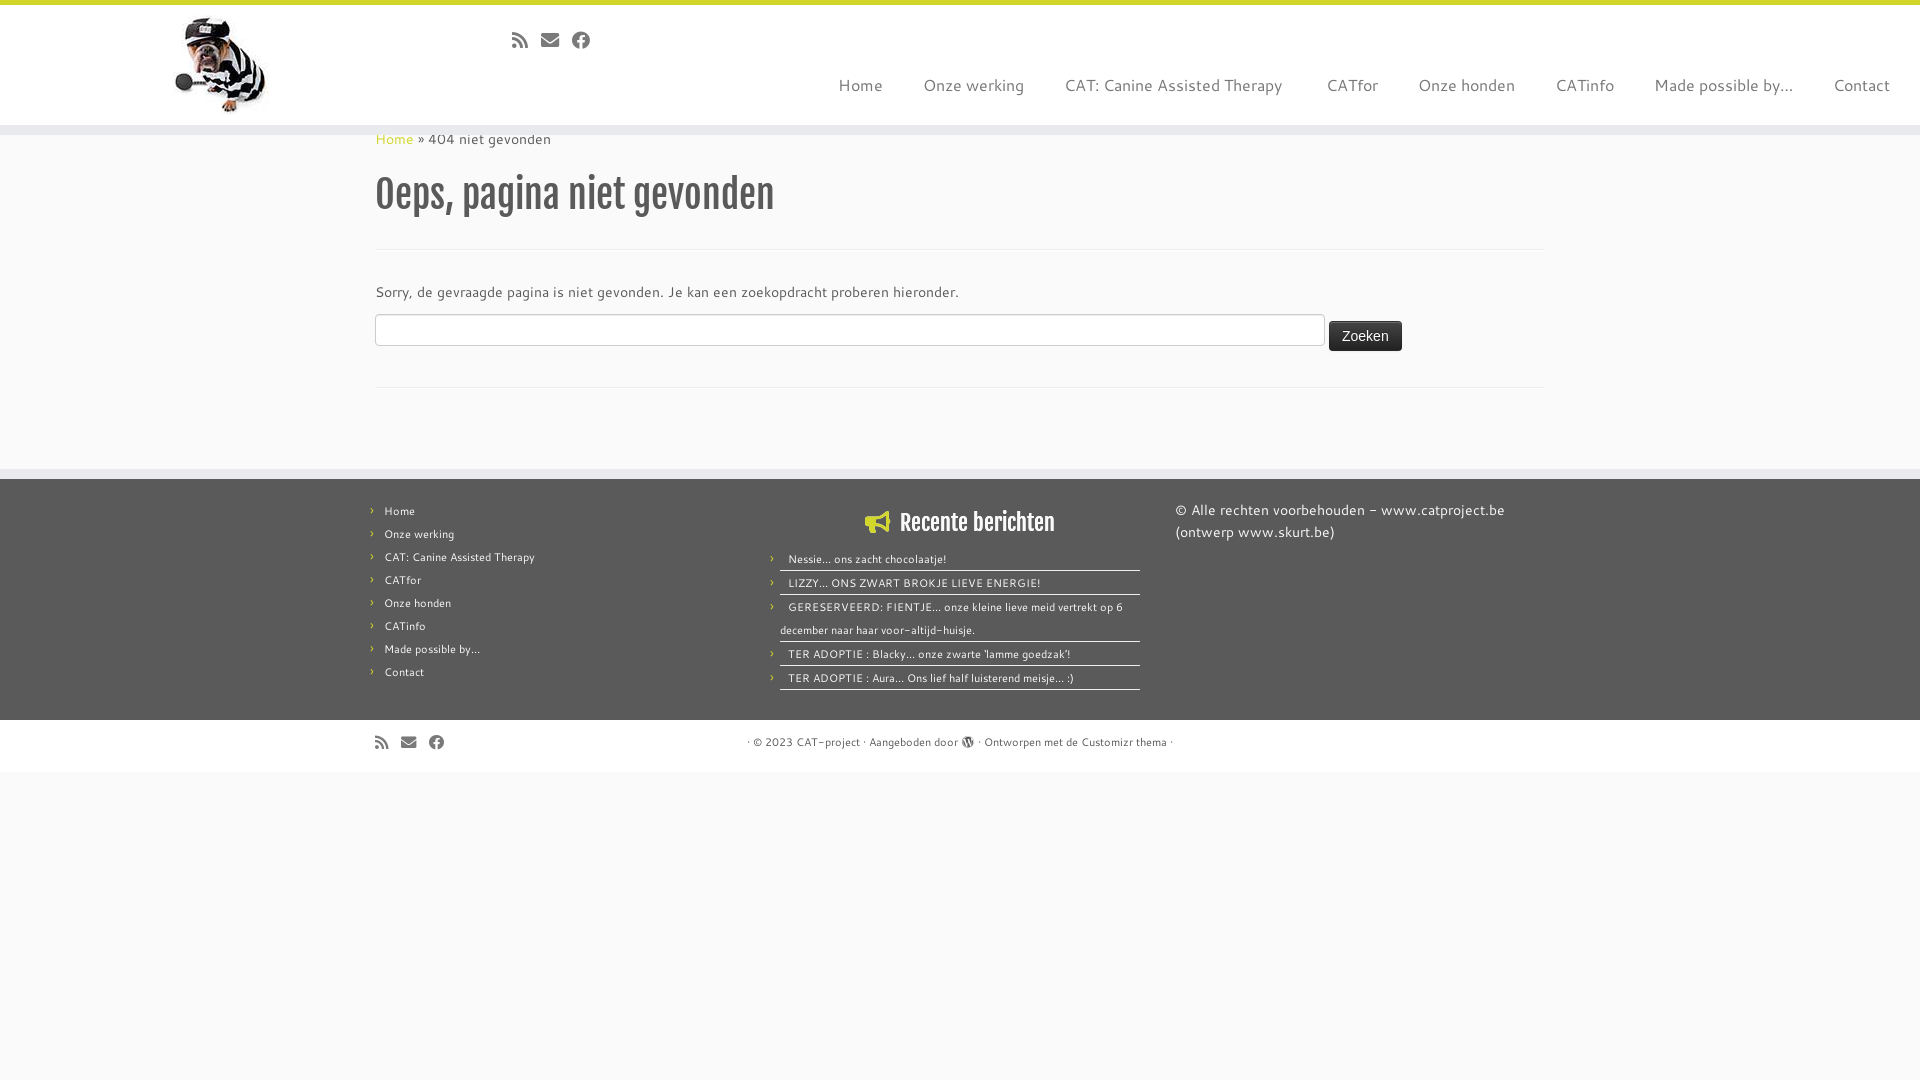  What do you see at coordinates (1396, 83) in the screenshot?
I see `'Onze honden'` at bounding box center [1396, 83].